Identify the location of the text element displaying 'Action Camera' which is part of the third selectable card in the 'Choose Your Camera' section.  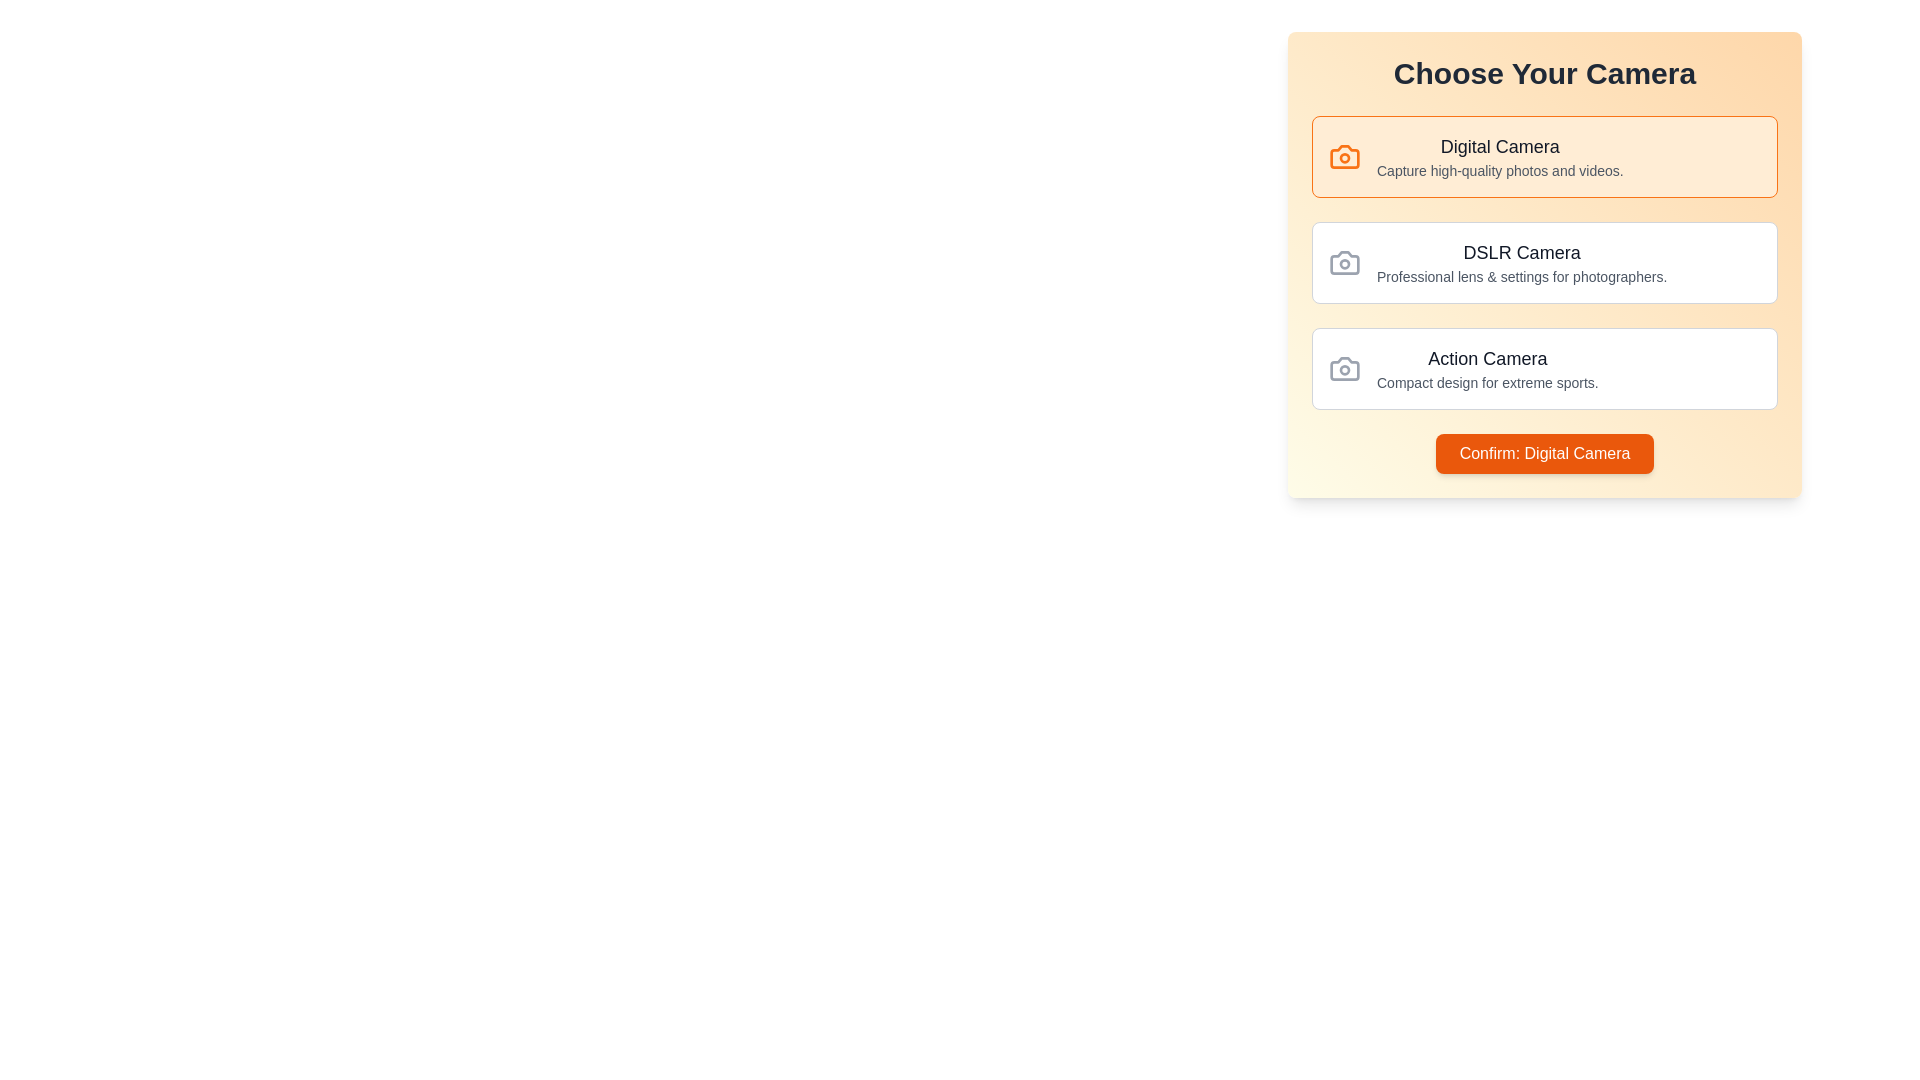
(1487, 369).